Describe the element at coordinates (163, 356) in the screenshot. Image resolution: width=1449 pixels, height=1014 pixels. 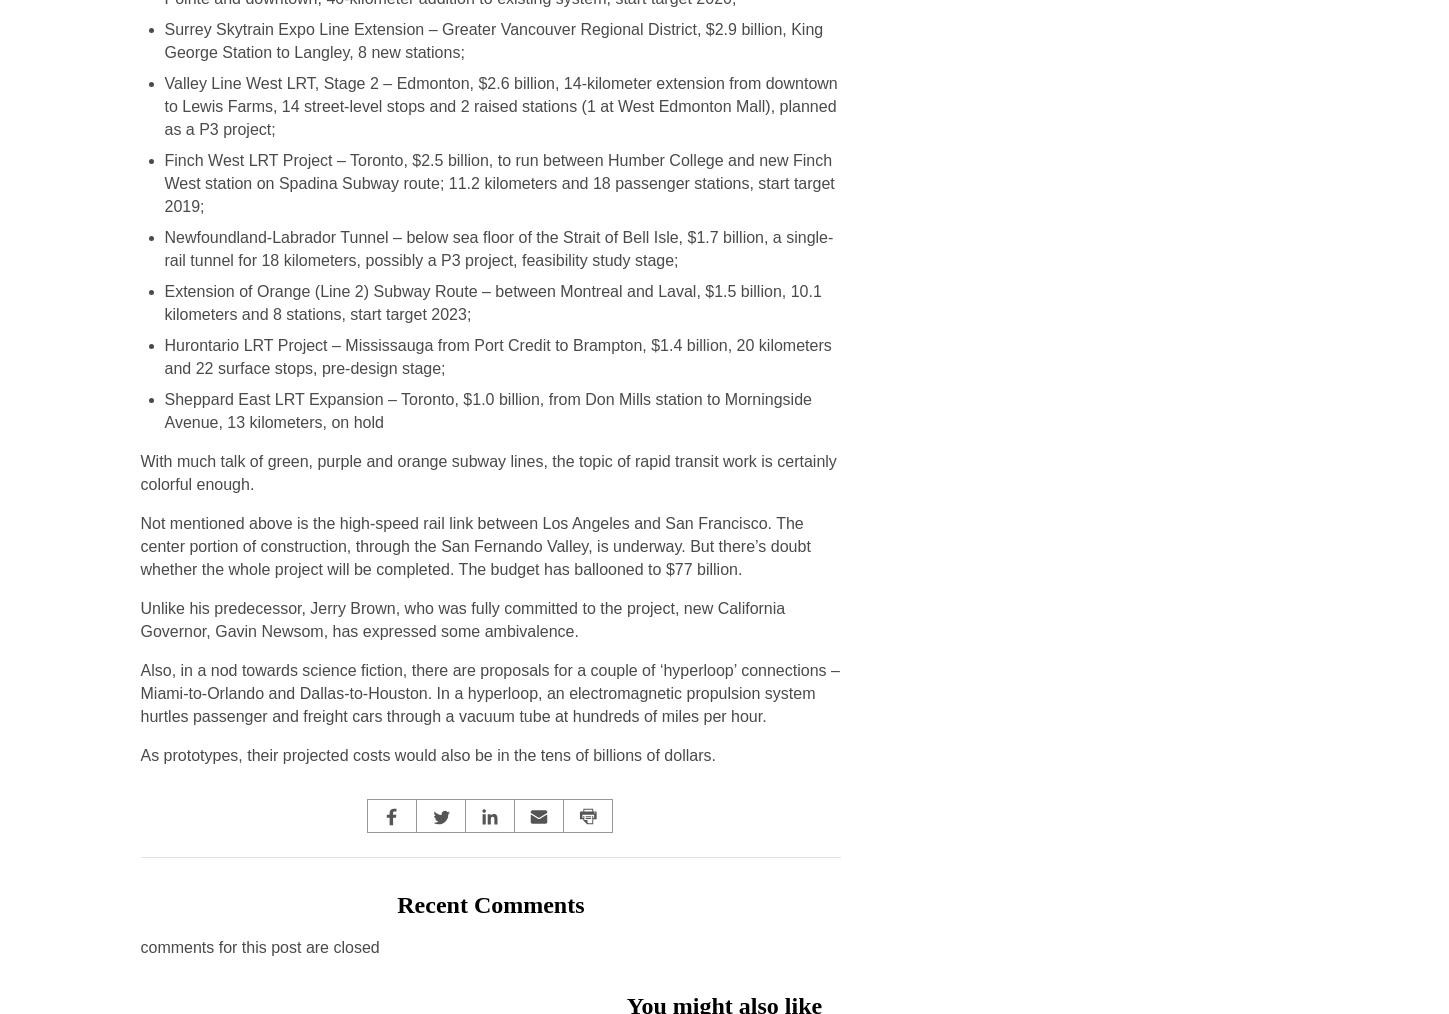
I see `'Hurontario  LRT Project – Mississauga from Port Credit to Brampton, $1.4 billion, 20  kilometers and 22 surface stops, pre-design stage;'` at that location.